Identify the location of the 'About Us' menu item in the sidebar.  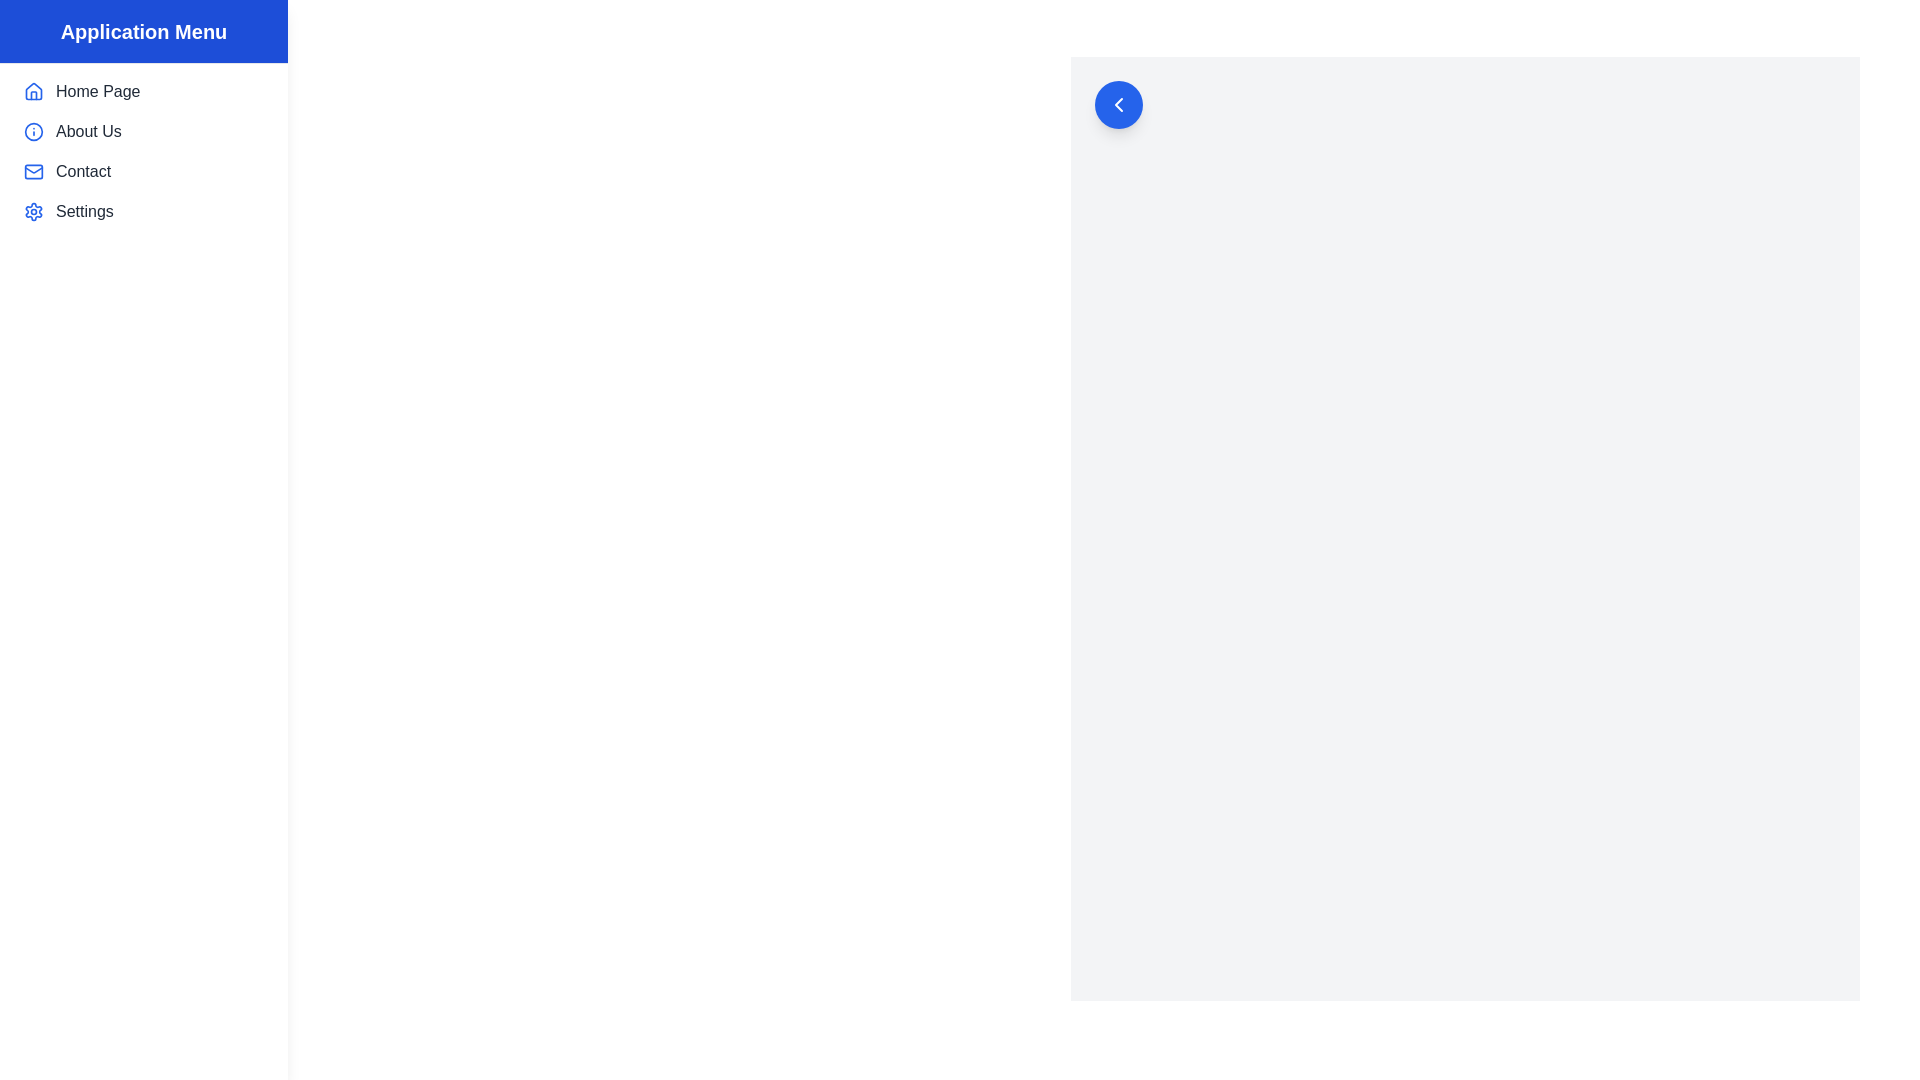
(143, 131).